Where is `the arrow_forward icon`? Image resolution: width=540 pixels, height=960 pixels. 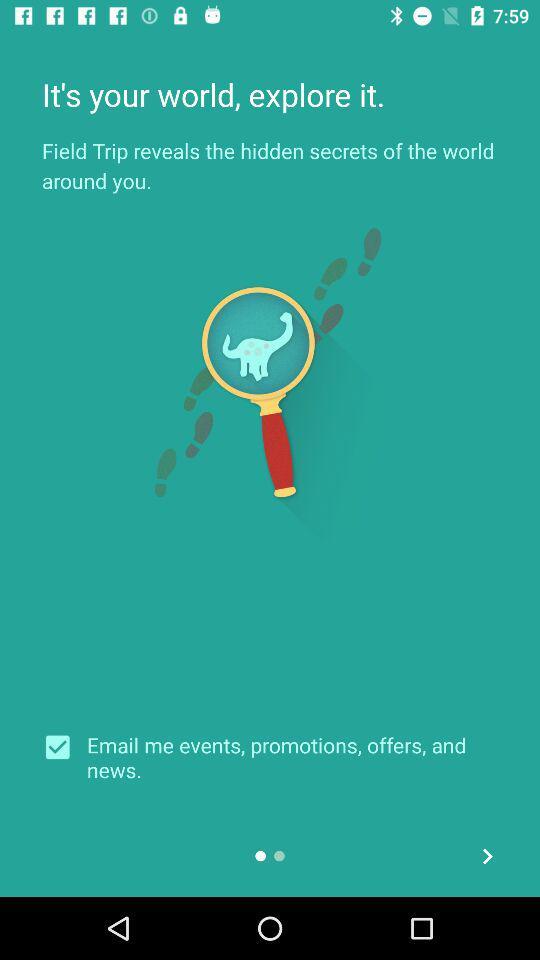
the arrow_forward icon is located at coordinates (486, 855).